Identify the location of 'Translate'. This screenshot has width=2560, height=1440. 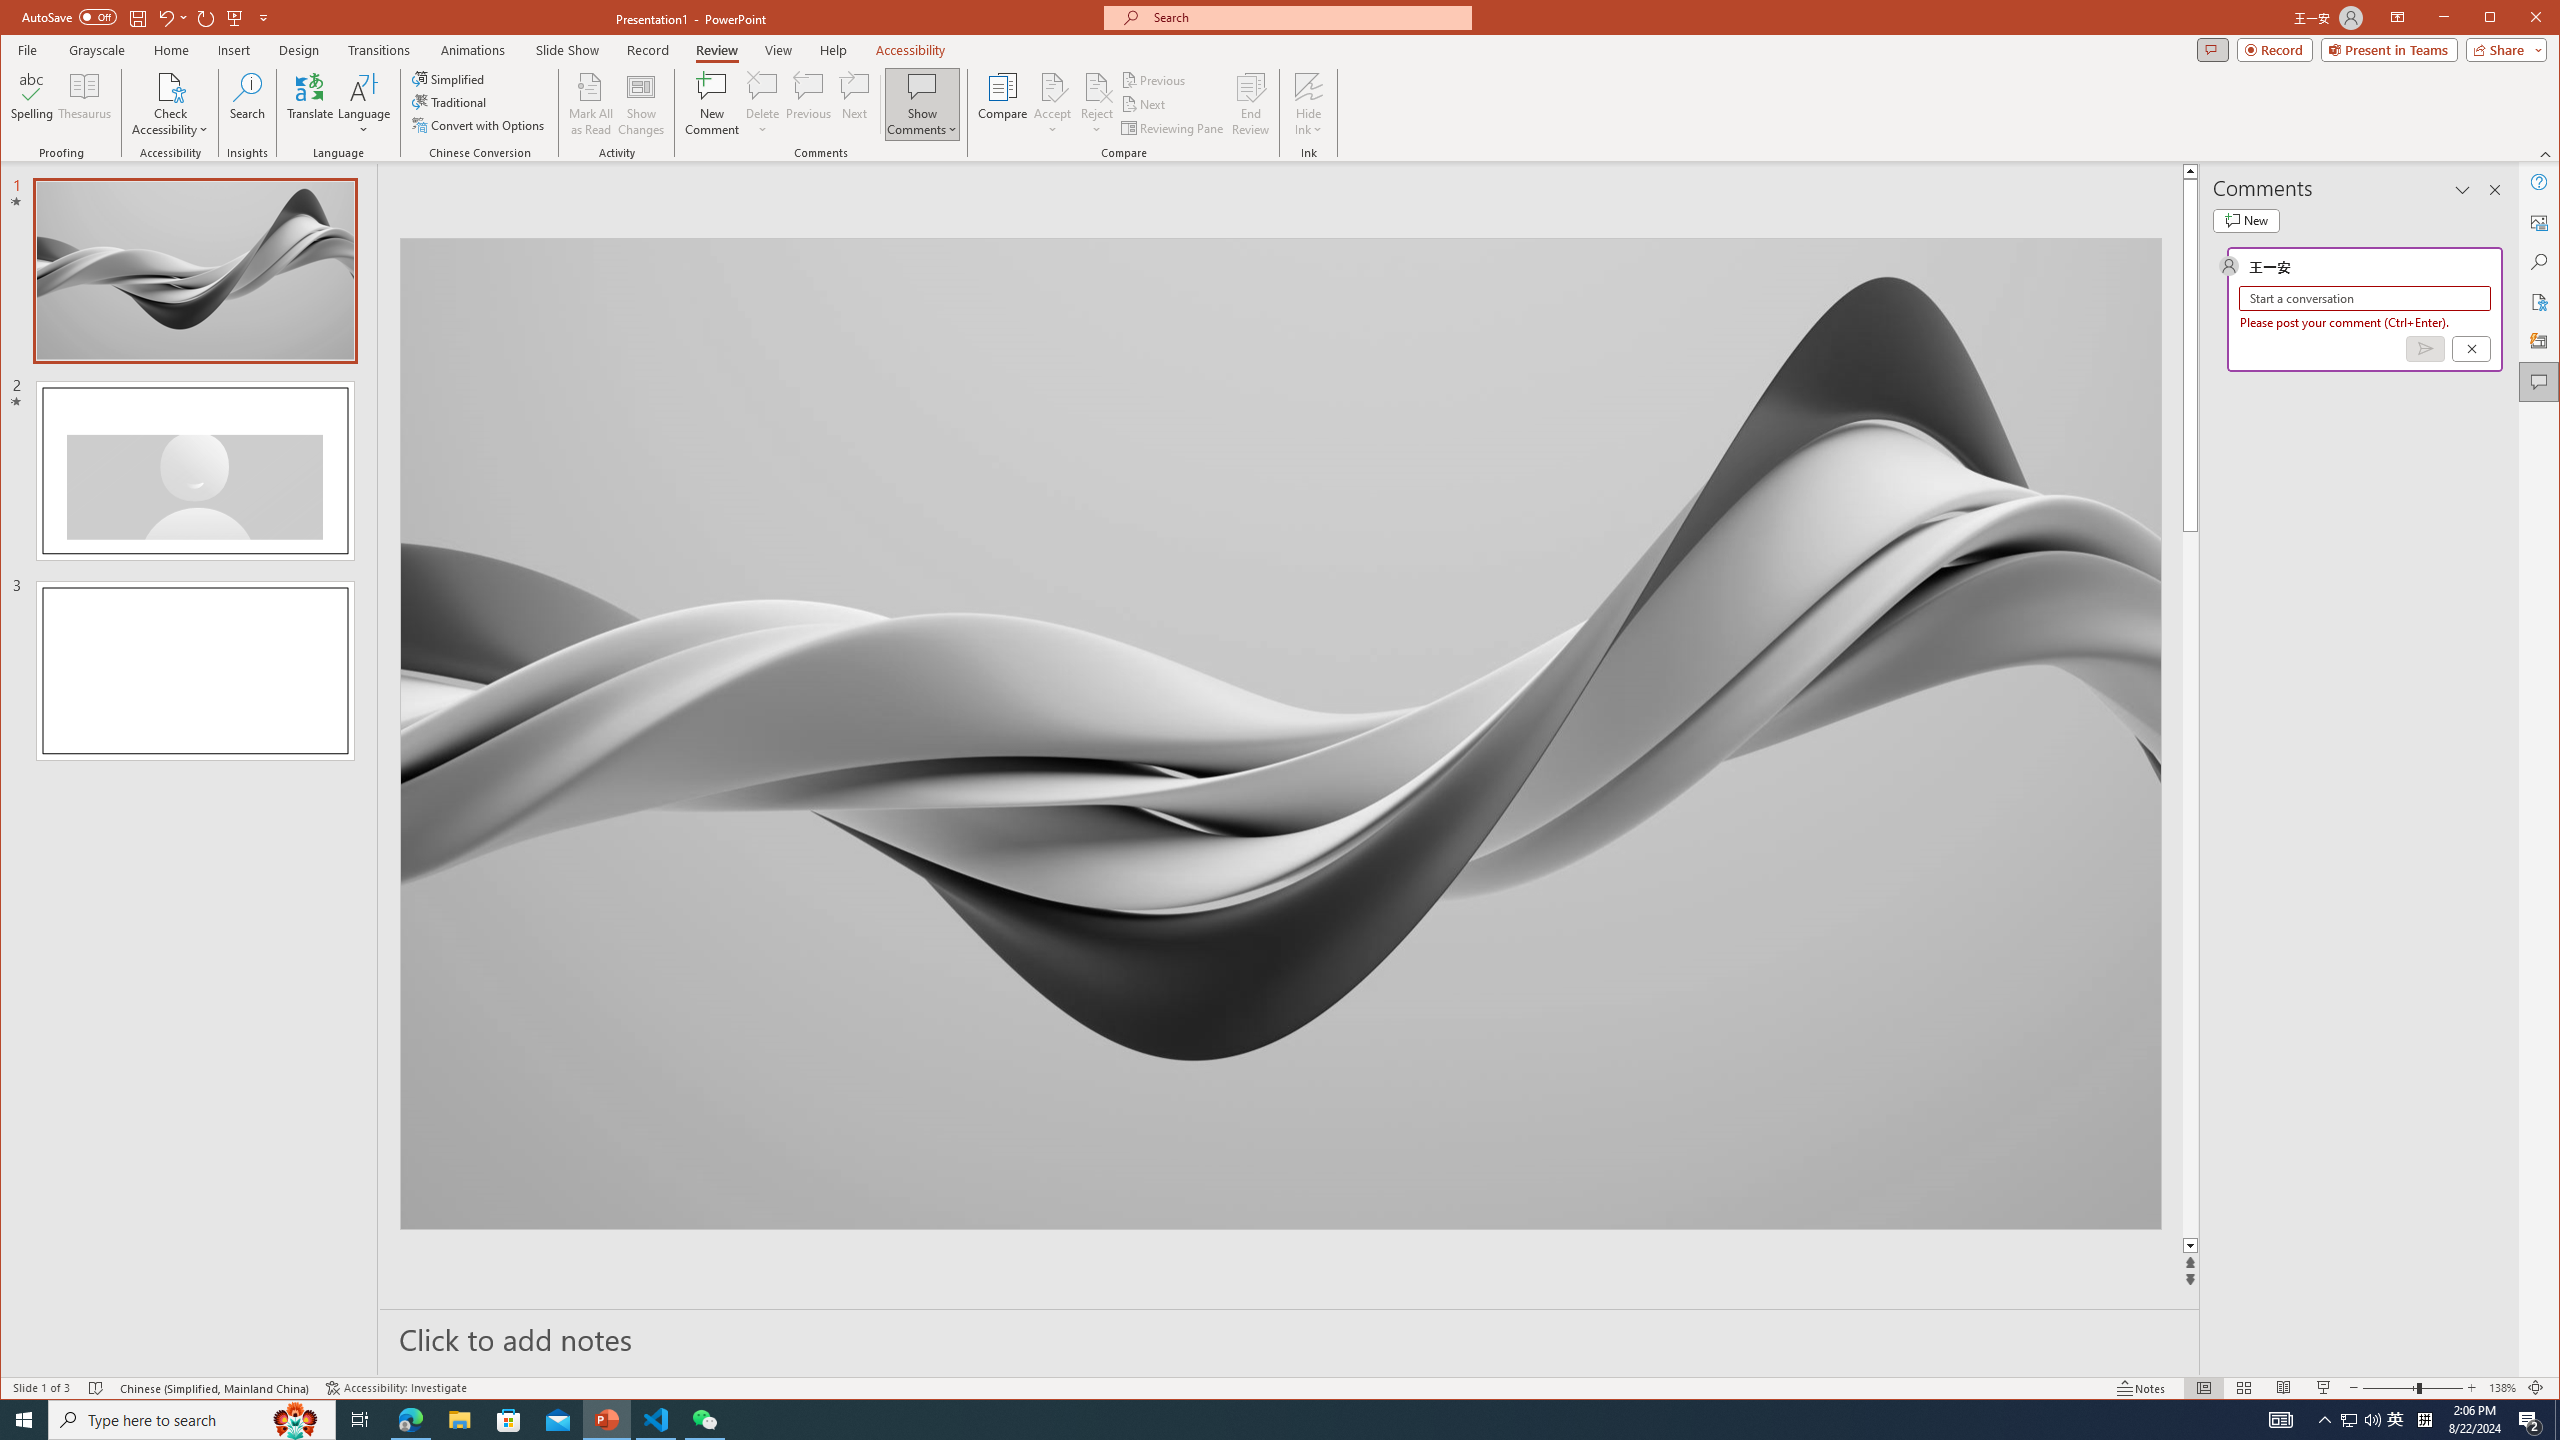
(309, 103).